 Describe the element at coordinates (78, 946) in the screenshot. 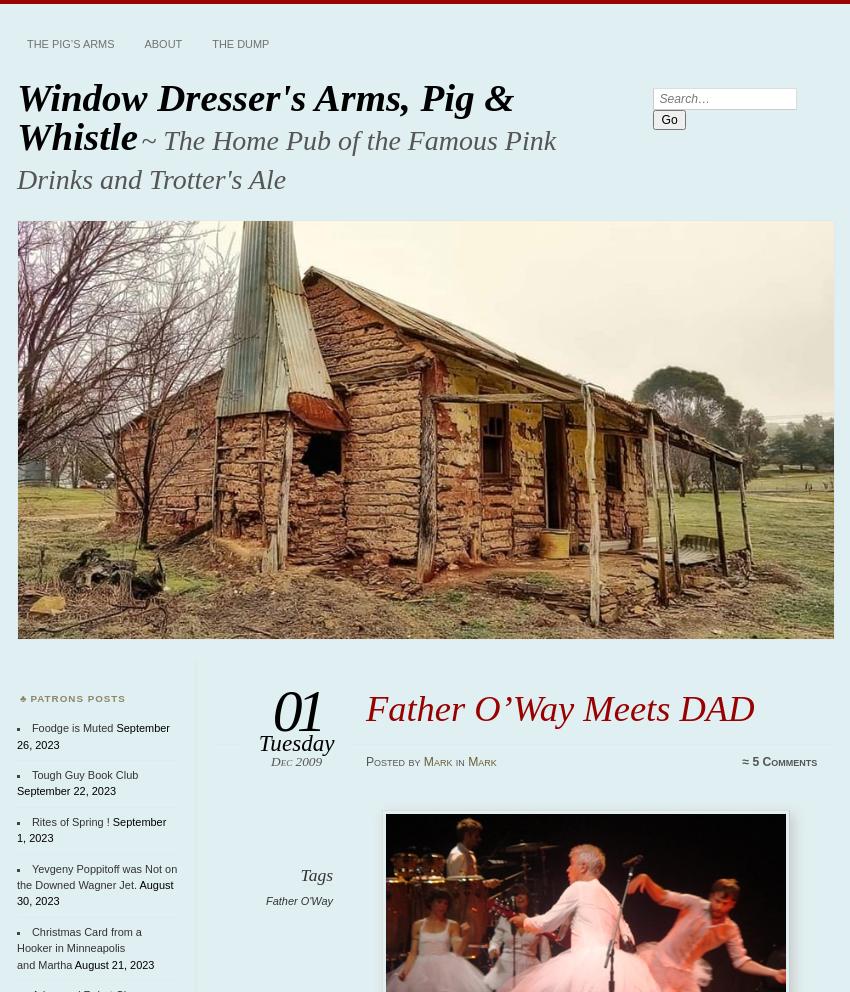

I see `'Christmas Card from a Hooker in Minneapolis and Martha'` at that location.